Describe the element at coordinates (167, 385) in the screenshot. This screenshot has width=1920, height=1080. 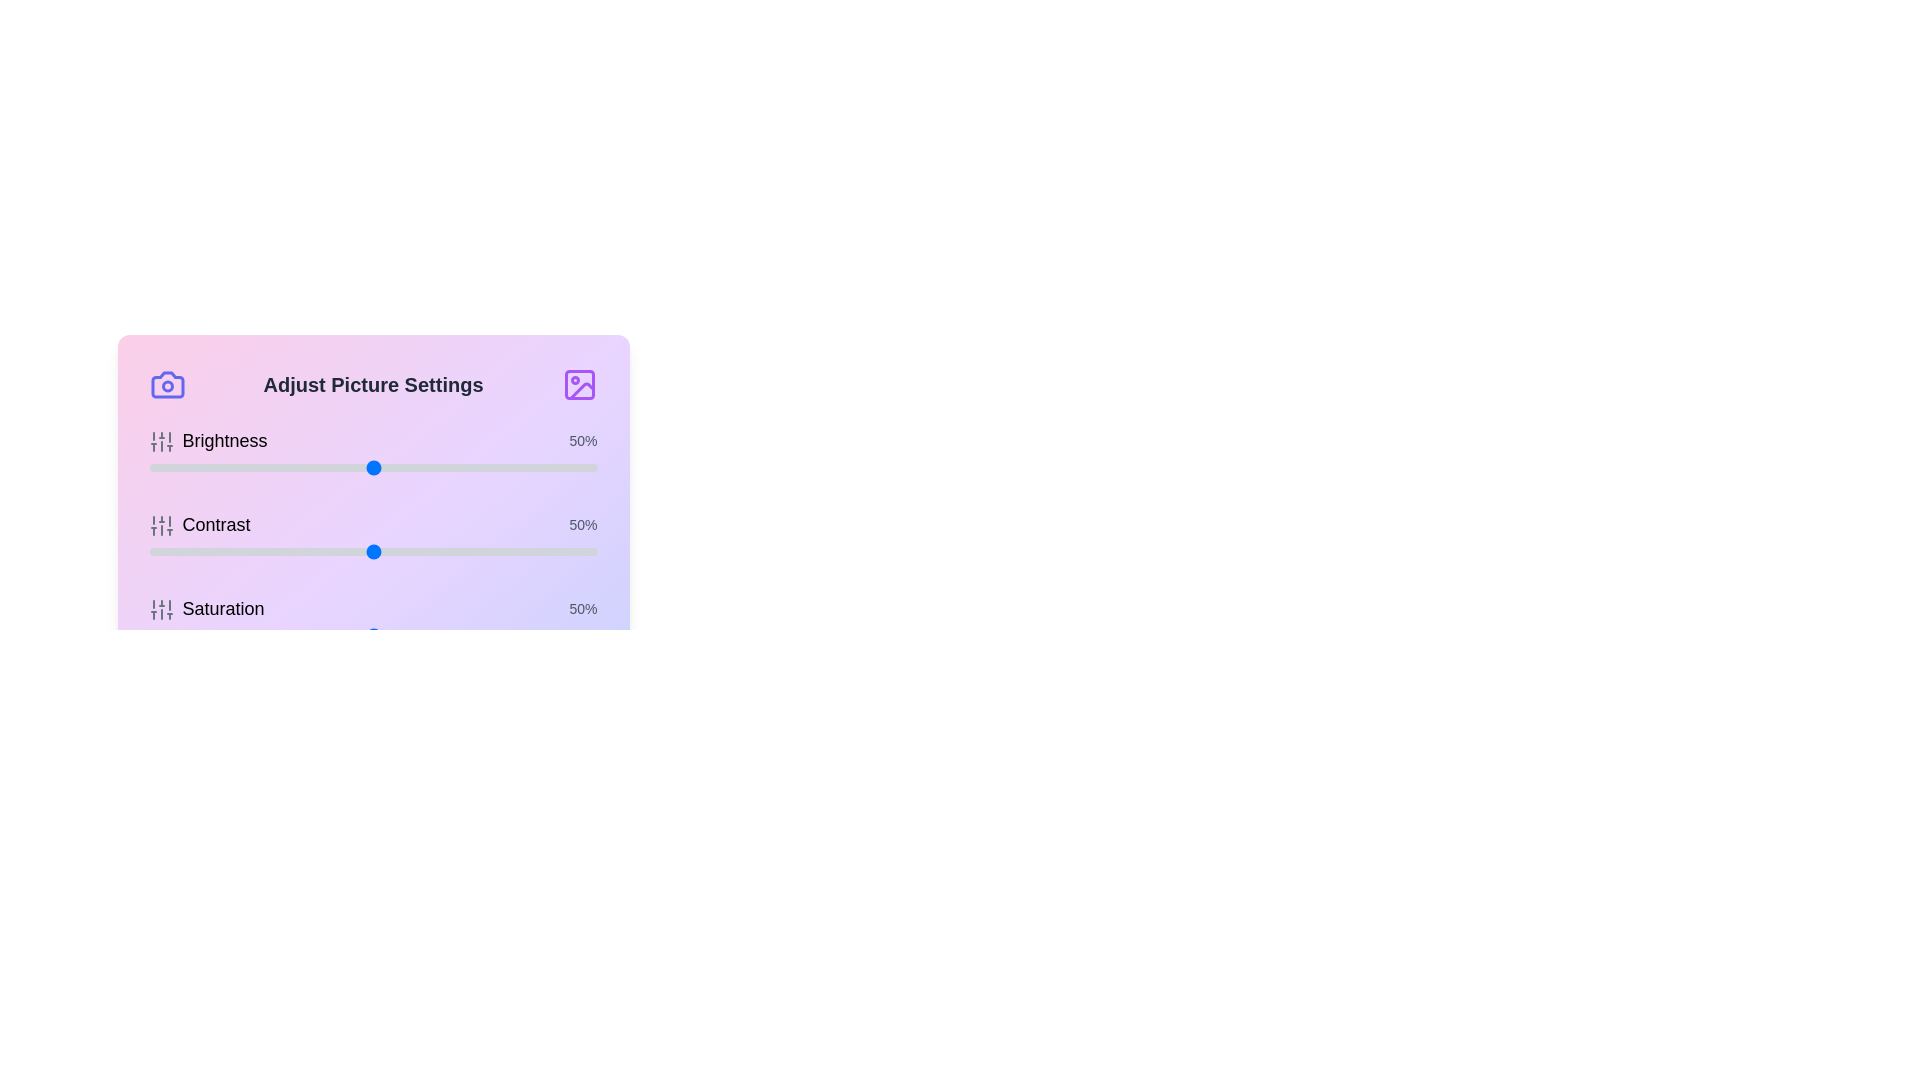
I see `the header icon camera` at that location.